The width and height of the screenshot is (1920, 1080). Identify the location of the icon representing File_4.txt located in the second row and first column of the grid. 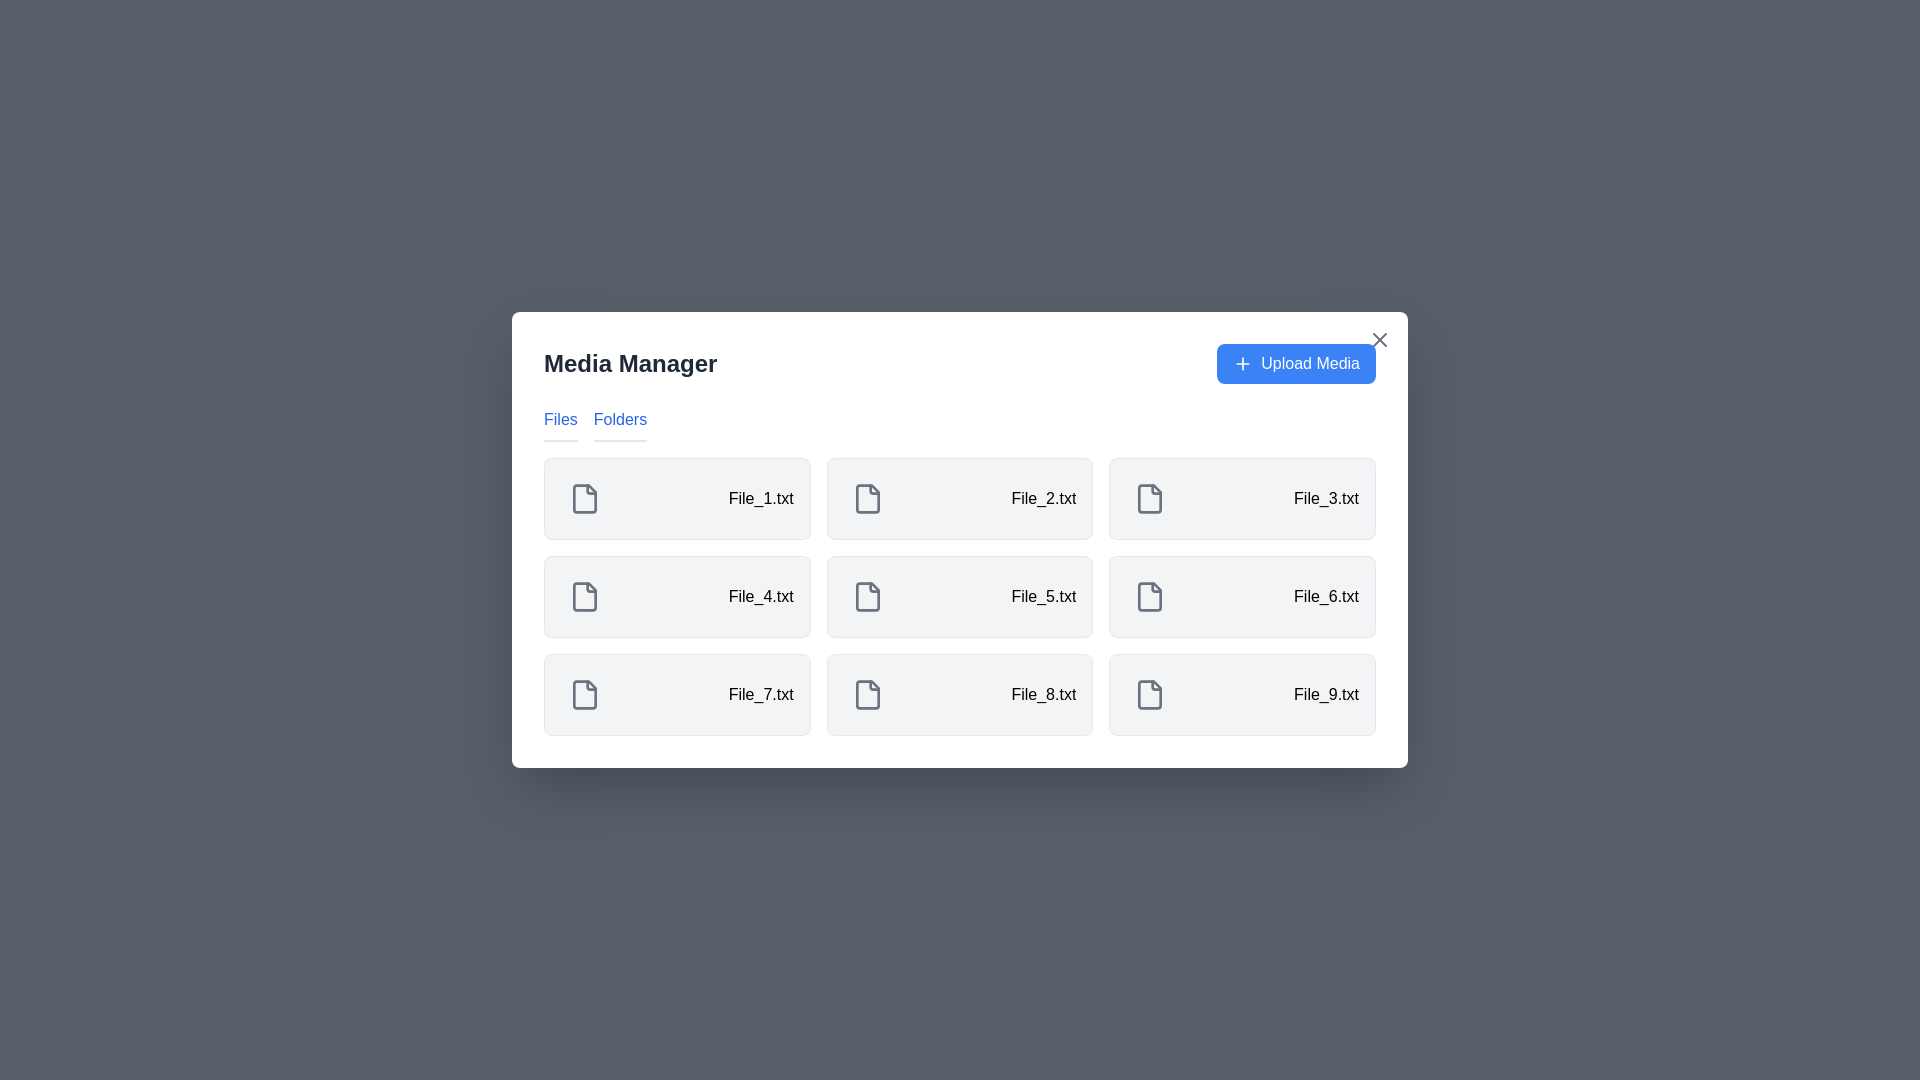
(584, 596).